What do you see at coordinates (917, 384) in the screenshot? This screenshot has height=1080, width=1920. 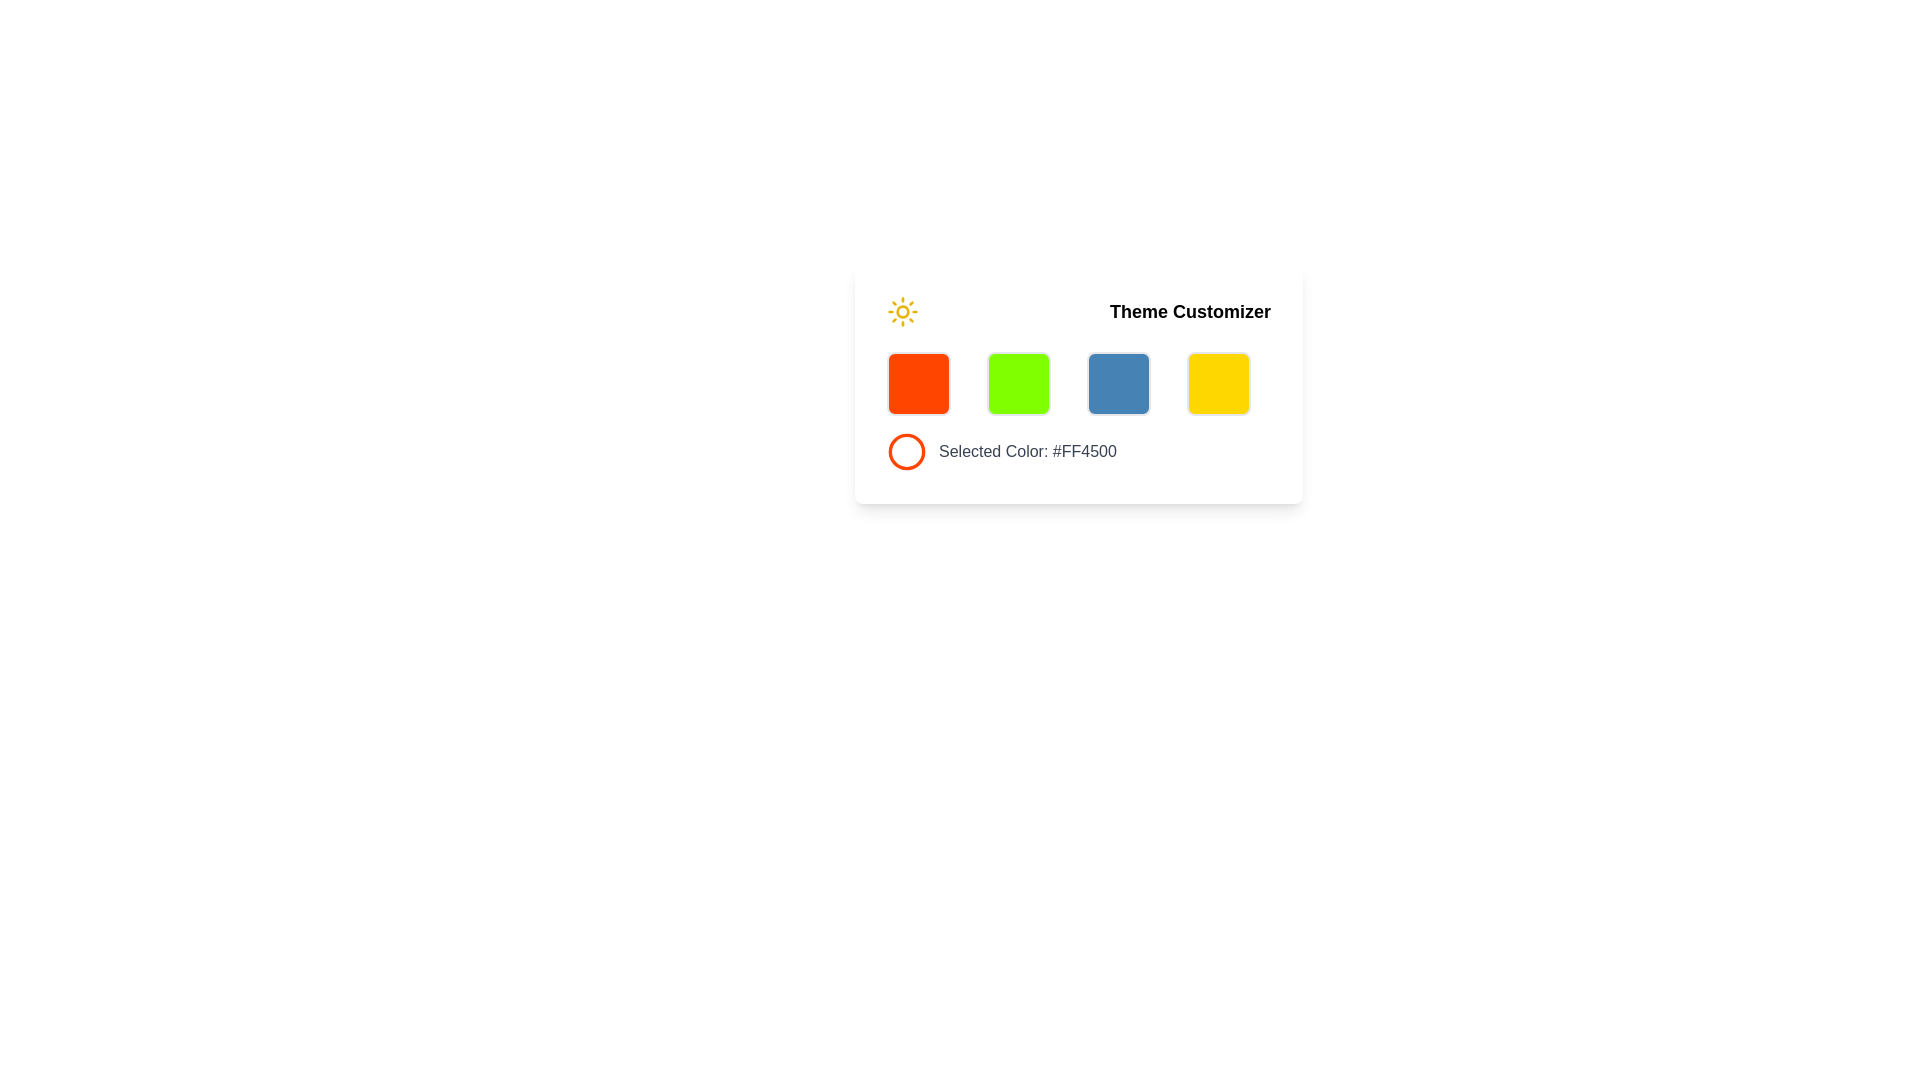 I see `the first square button with a rounded appearance and solid orange background in the grid layout under the 'Theme Customizer' title` at bounding box center [917, 384].